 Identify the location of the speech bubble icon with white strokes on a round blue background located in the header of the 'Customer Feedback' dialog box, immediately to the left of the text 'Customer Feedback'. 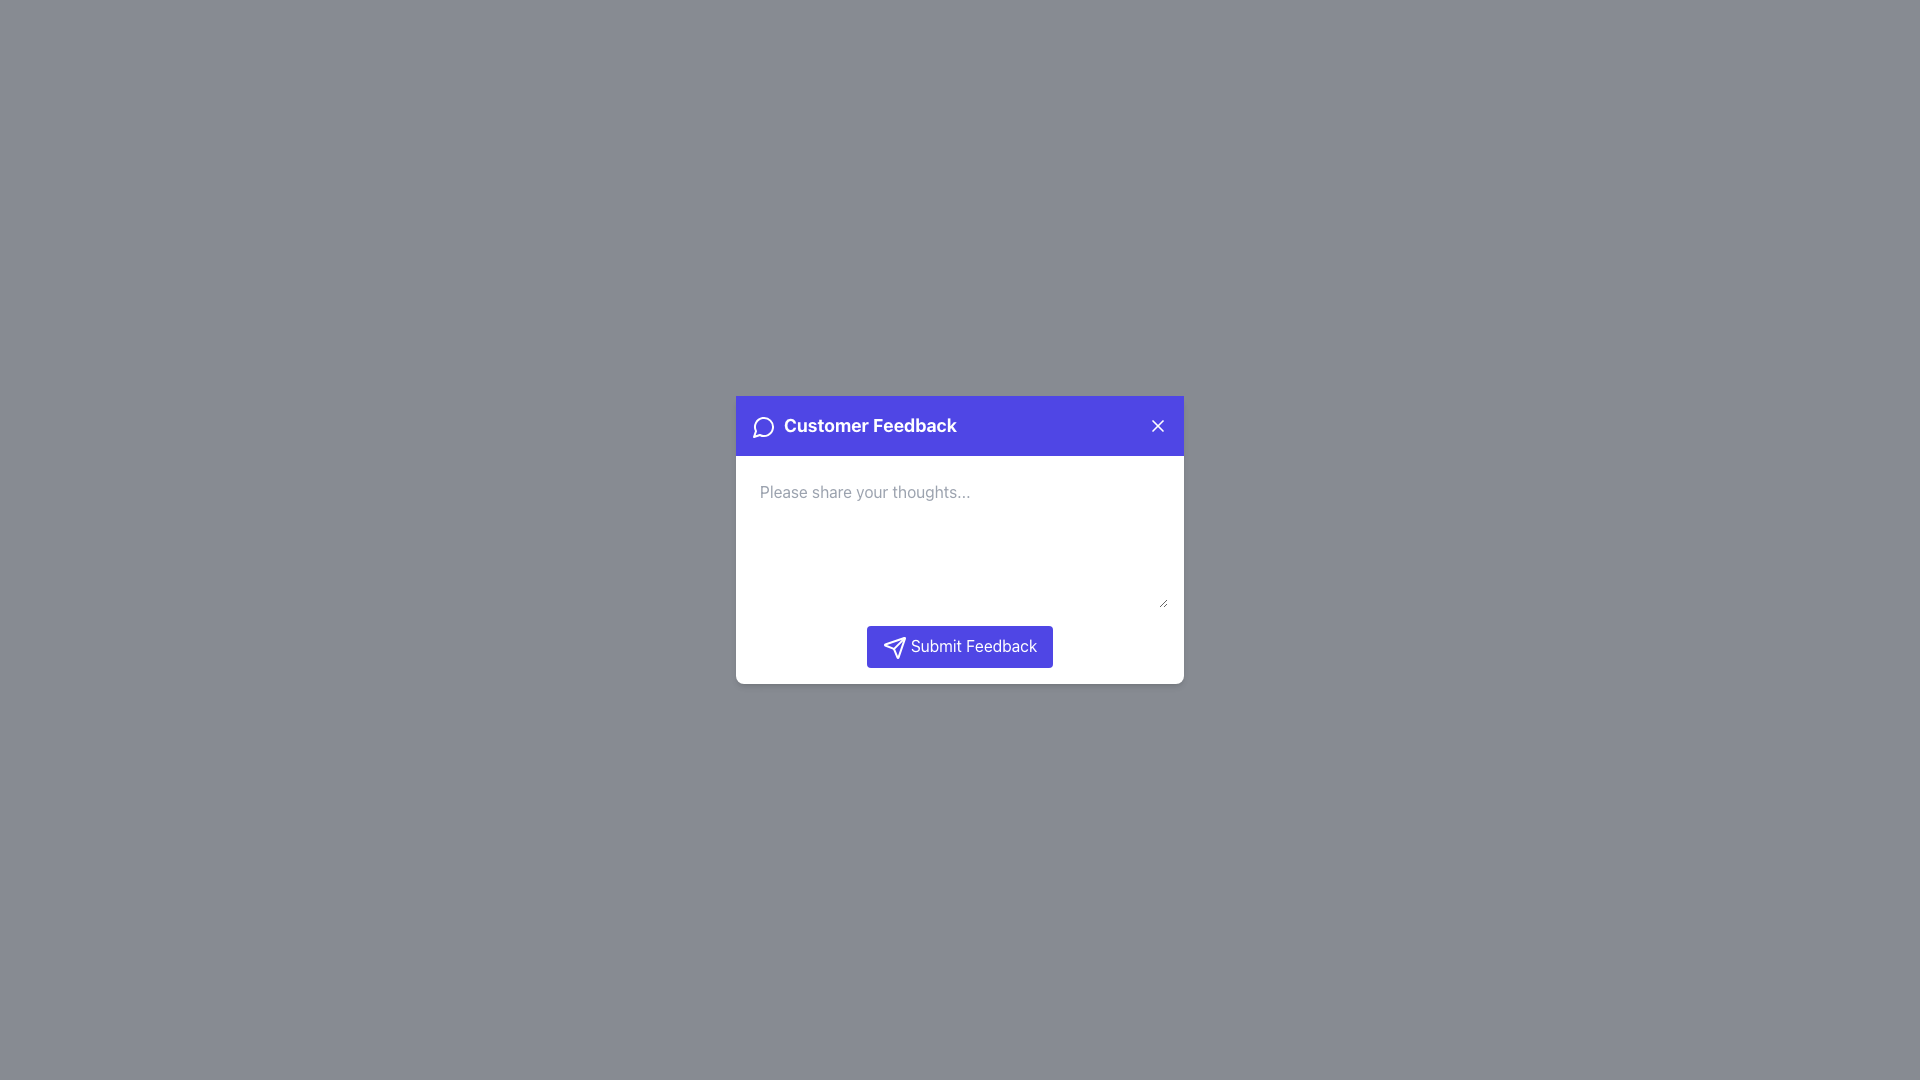
(762, 426).